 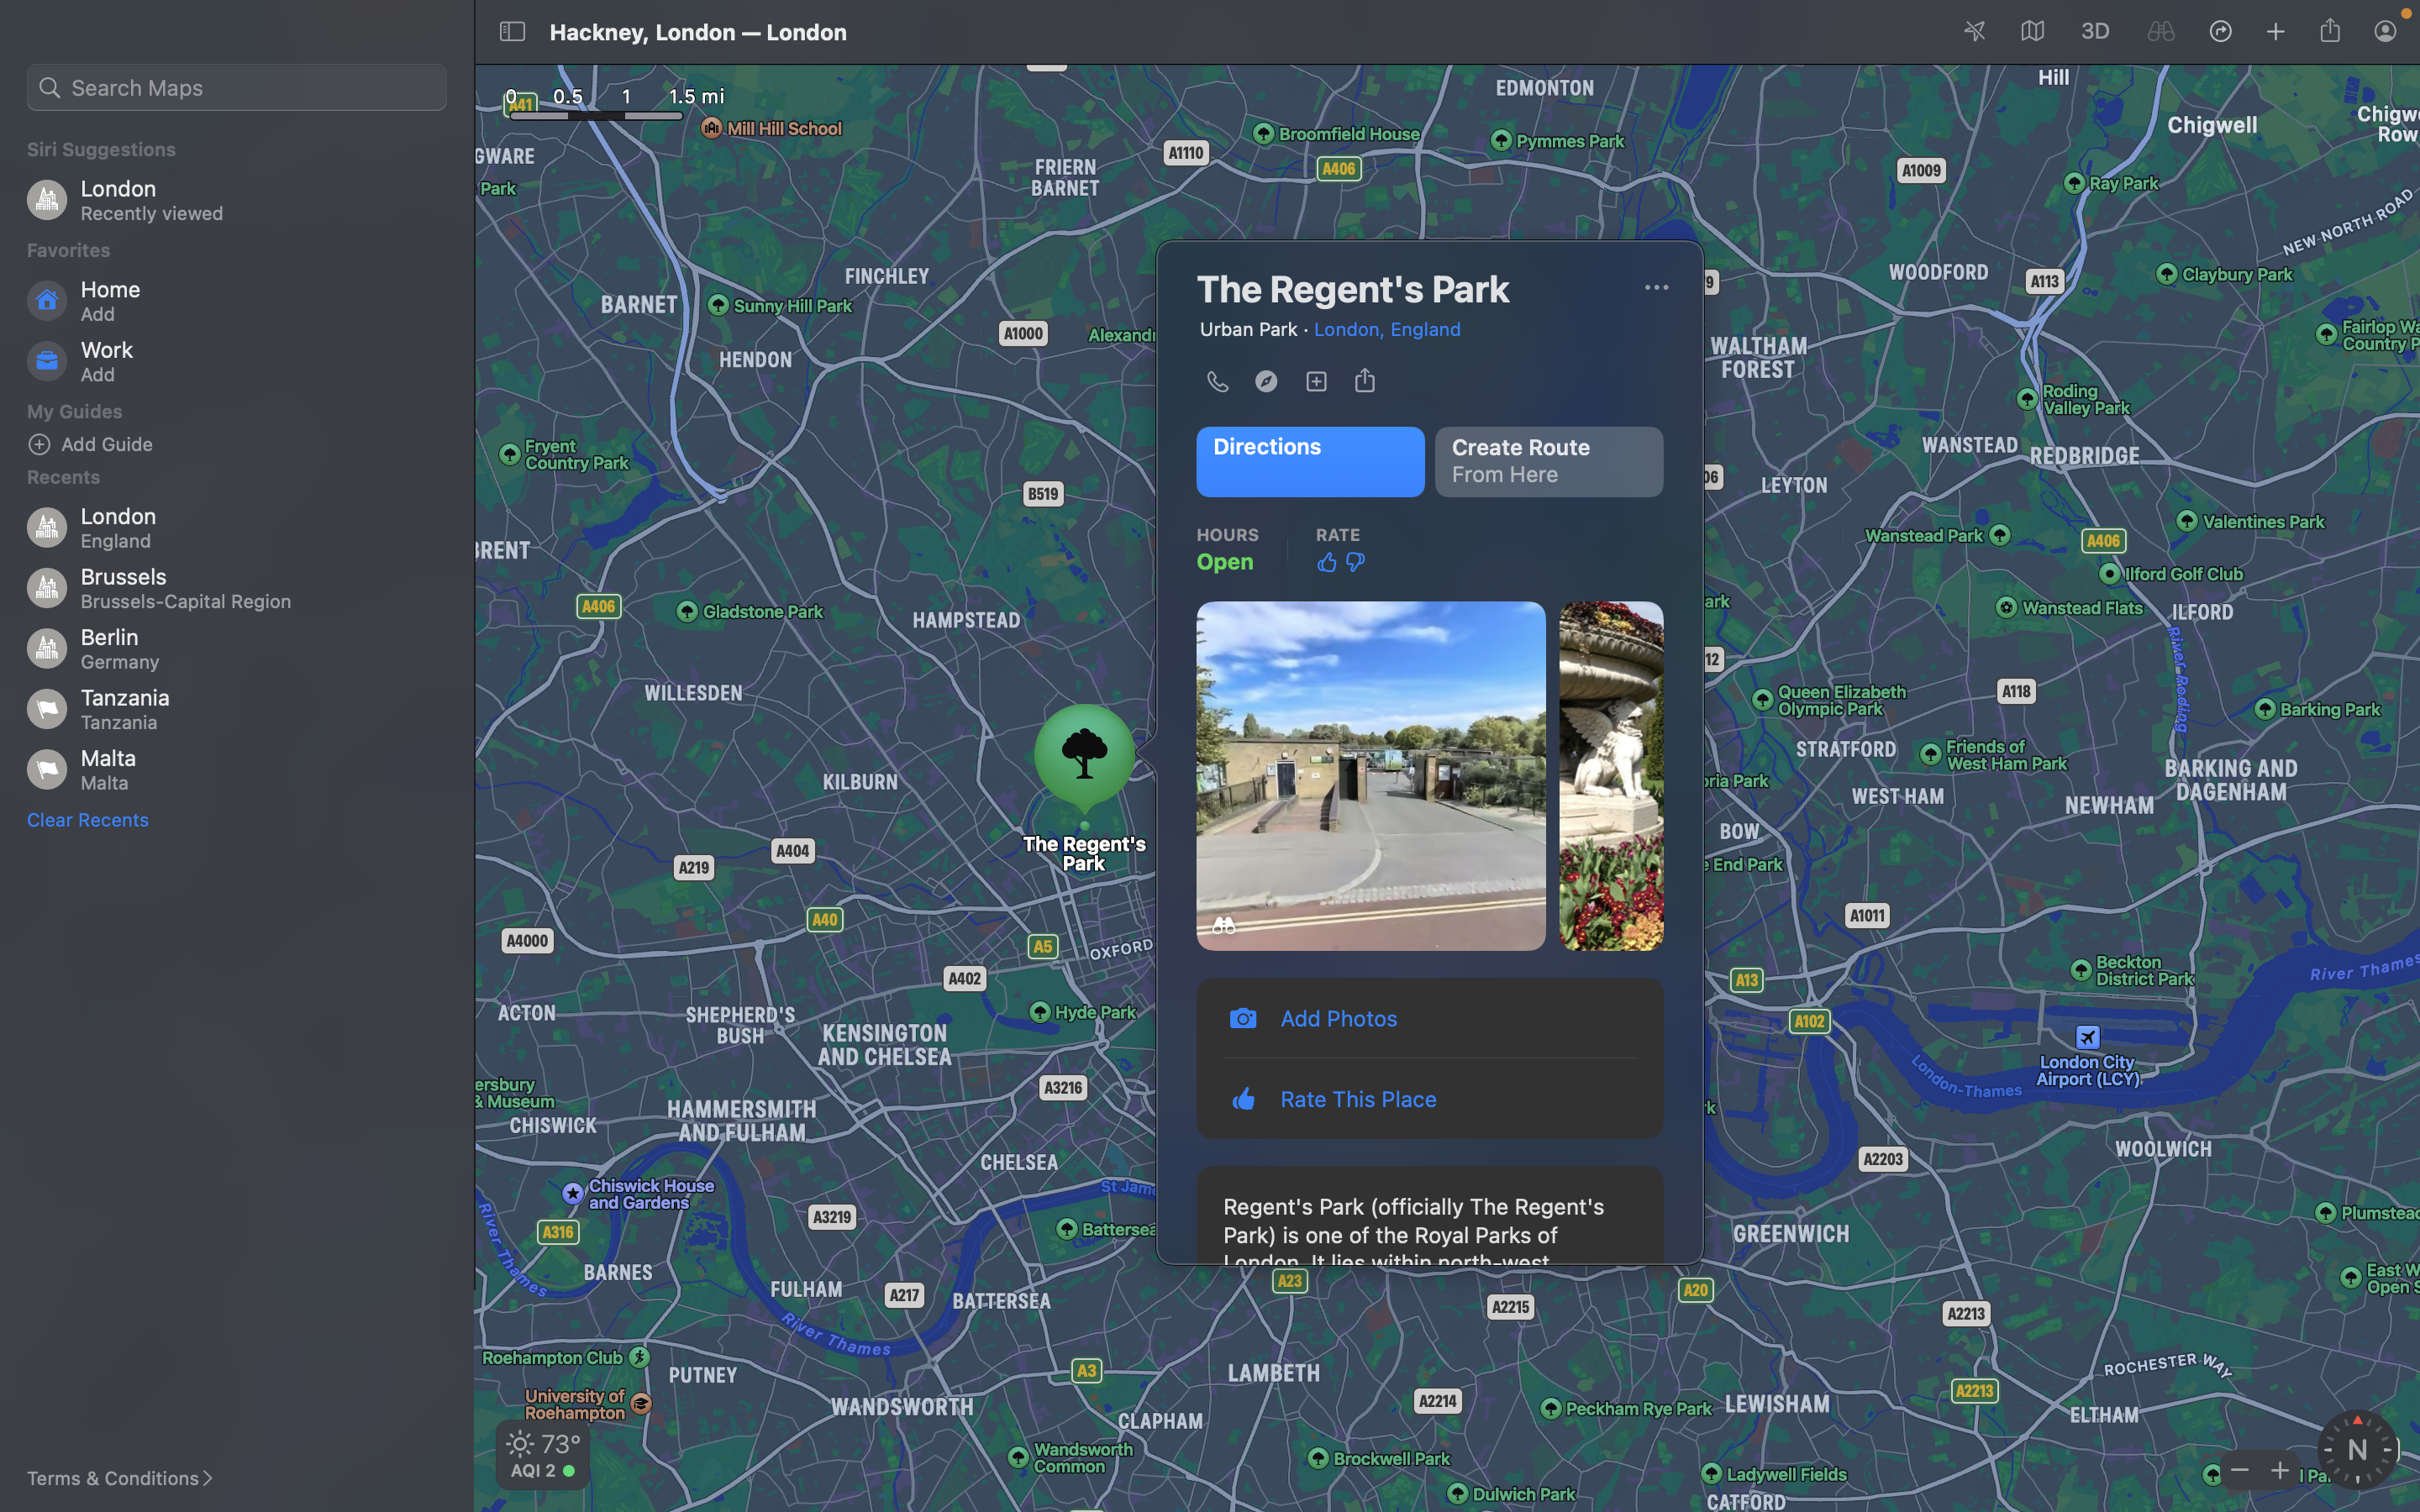 What do you see at coordinates (1431, 1016) in the screenshot?
I see `the option to upload pictures` at bounding box center [1431, 1016].